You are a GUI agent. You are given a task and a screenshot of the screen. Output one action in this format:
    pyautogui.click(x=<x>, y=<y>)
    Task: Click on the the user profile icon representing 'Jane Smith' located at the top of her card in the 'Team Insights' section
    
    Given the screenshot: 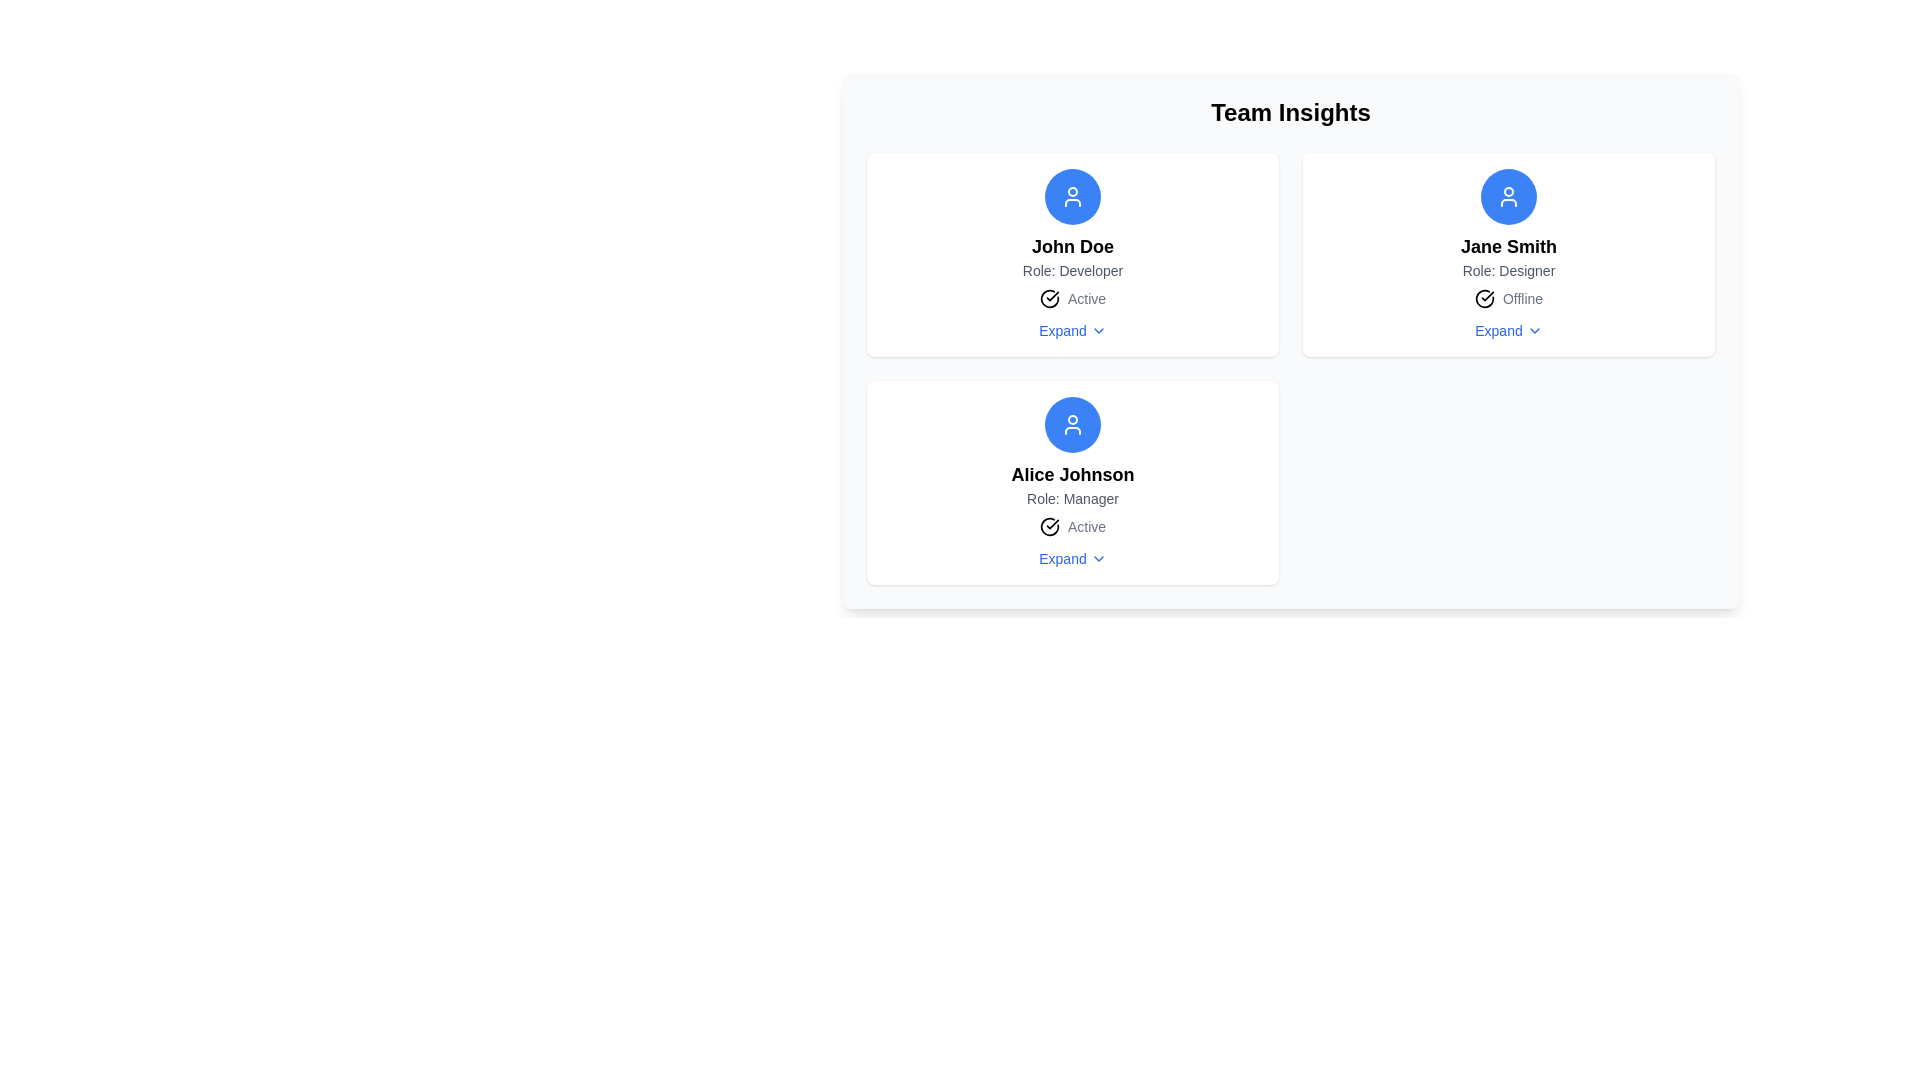 What is the action you would take?
    pyautogui.click(x=1508, y=196)
    